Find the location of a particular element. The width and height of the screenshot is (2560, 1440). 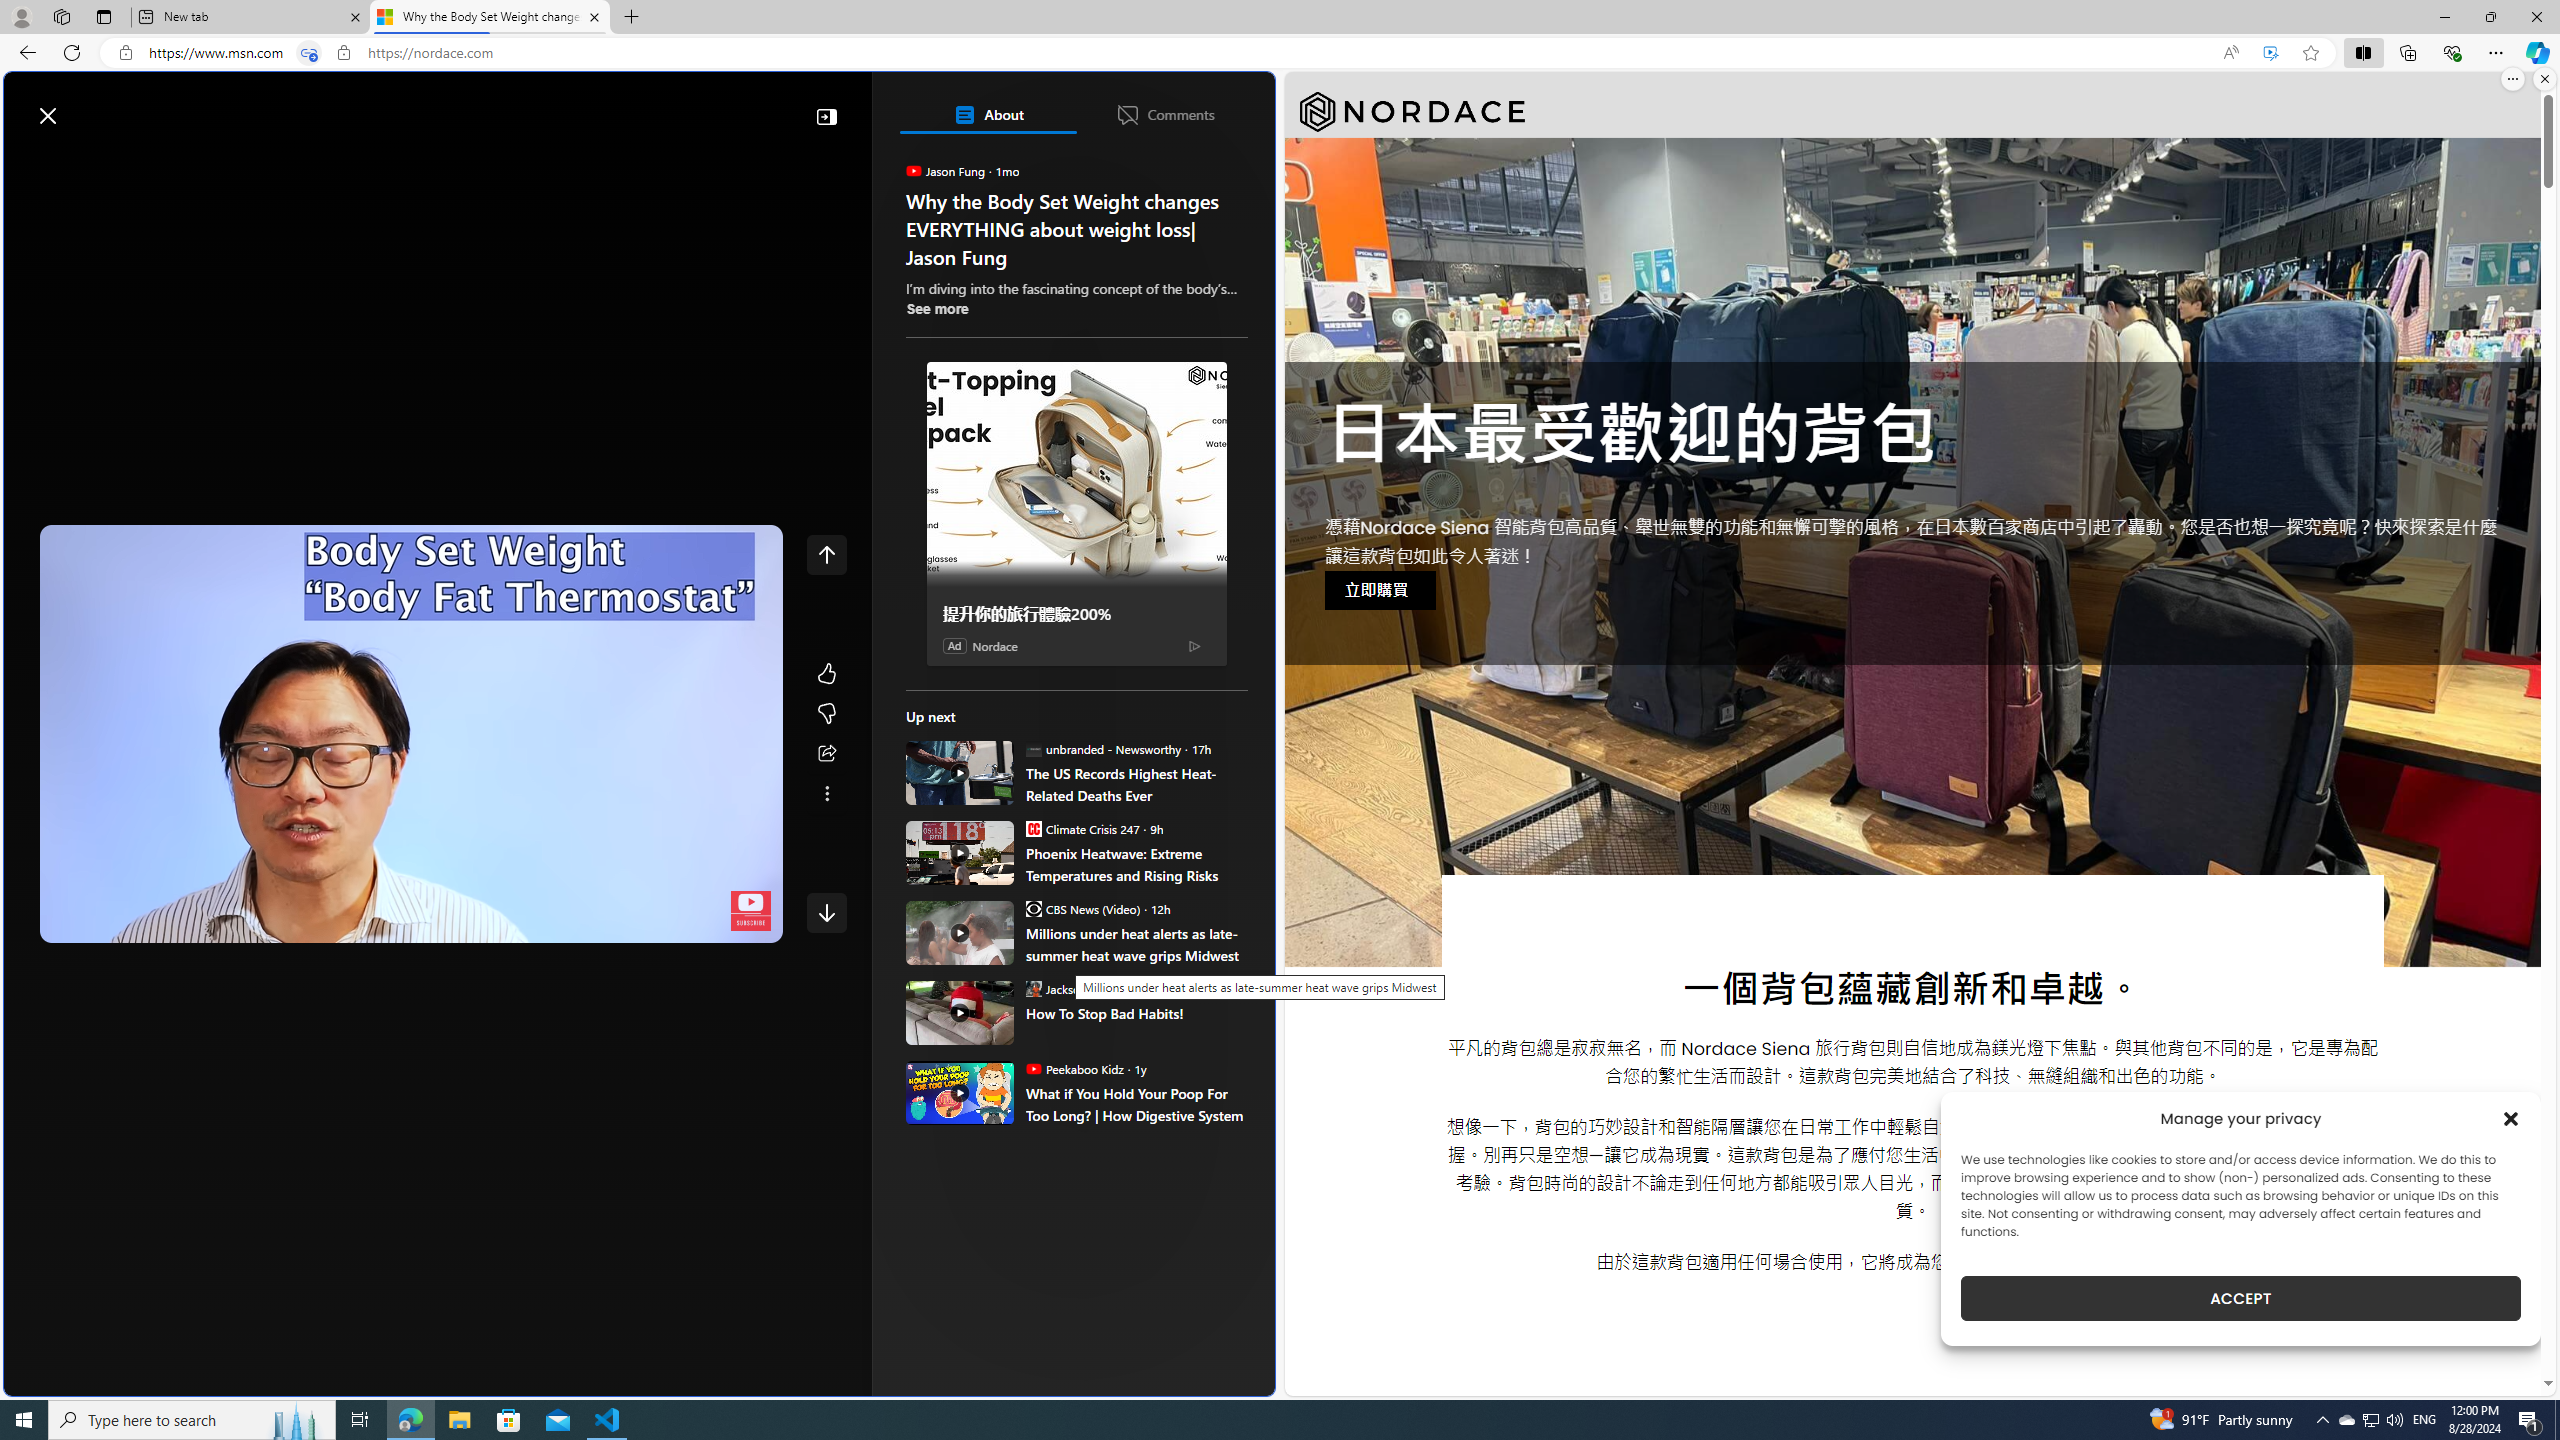

'Tabs in split screen' is located at coordinates (309, 53).